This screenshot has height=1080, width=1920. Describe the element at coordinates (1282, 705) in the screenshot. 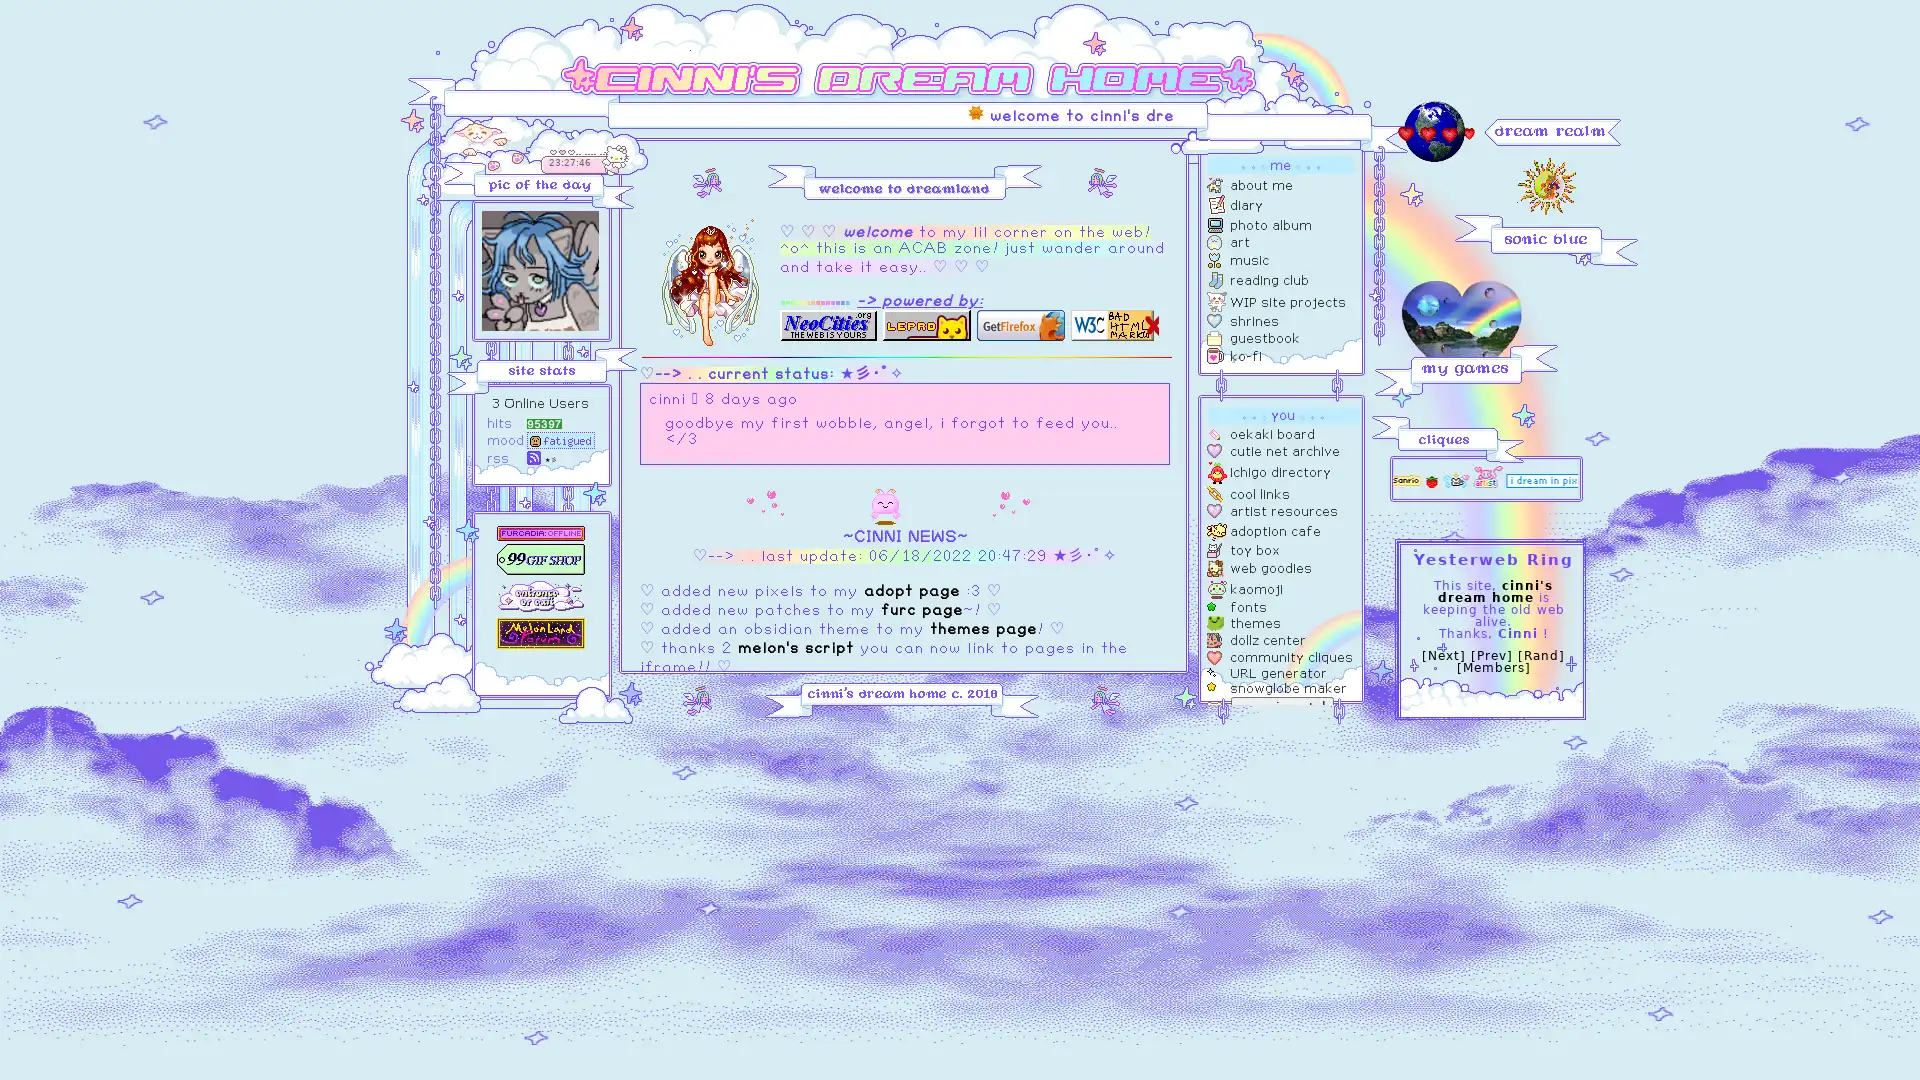

I see `experimental` at that location.